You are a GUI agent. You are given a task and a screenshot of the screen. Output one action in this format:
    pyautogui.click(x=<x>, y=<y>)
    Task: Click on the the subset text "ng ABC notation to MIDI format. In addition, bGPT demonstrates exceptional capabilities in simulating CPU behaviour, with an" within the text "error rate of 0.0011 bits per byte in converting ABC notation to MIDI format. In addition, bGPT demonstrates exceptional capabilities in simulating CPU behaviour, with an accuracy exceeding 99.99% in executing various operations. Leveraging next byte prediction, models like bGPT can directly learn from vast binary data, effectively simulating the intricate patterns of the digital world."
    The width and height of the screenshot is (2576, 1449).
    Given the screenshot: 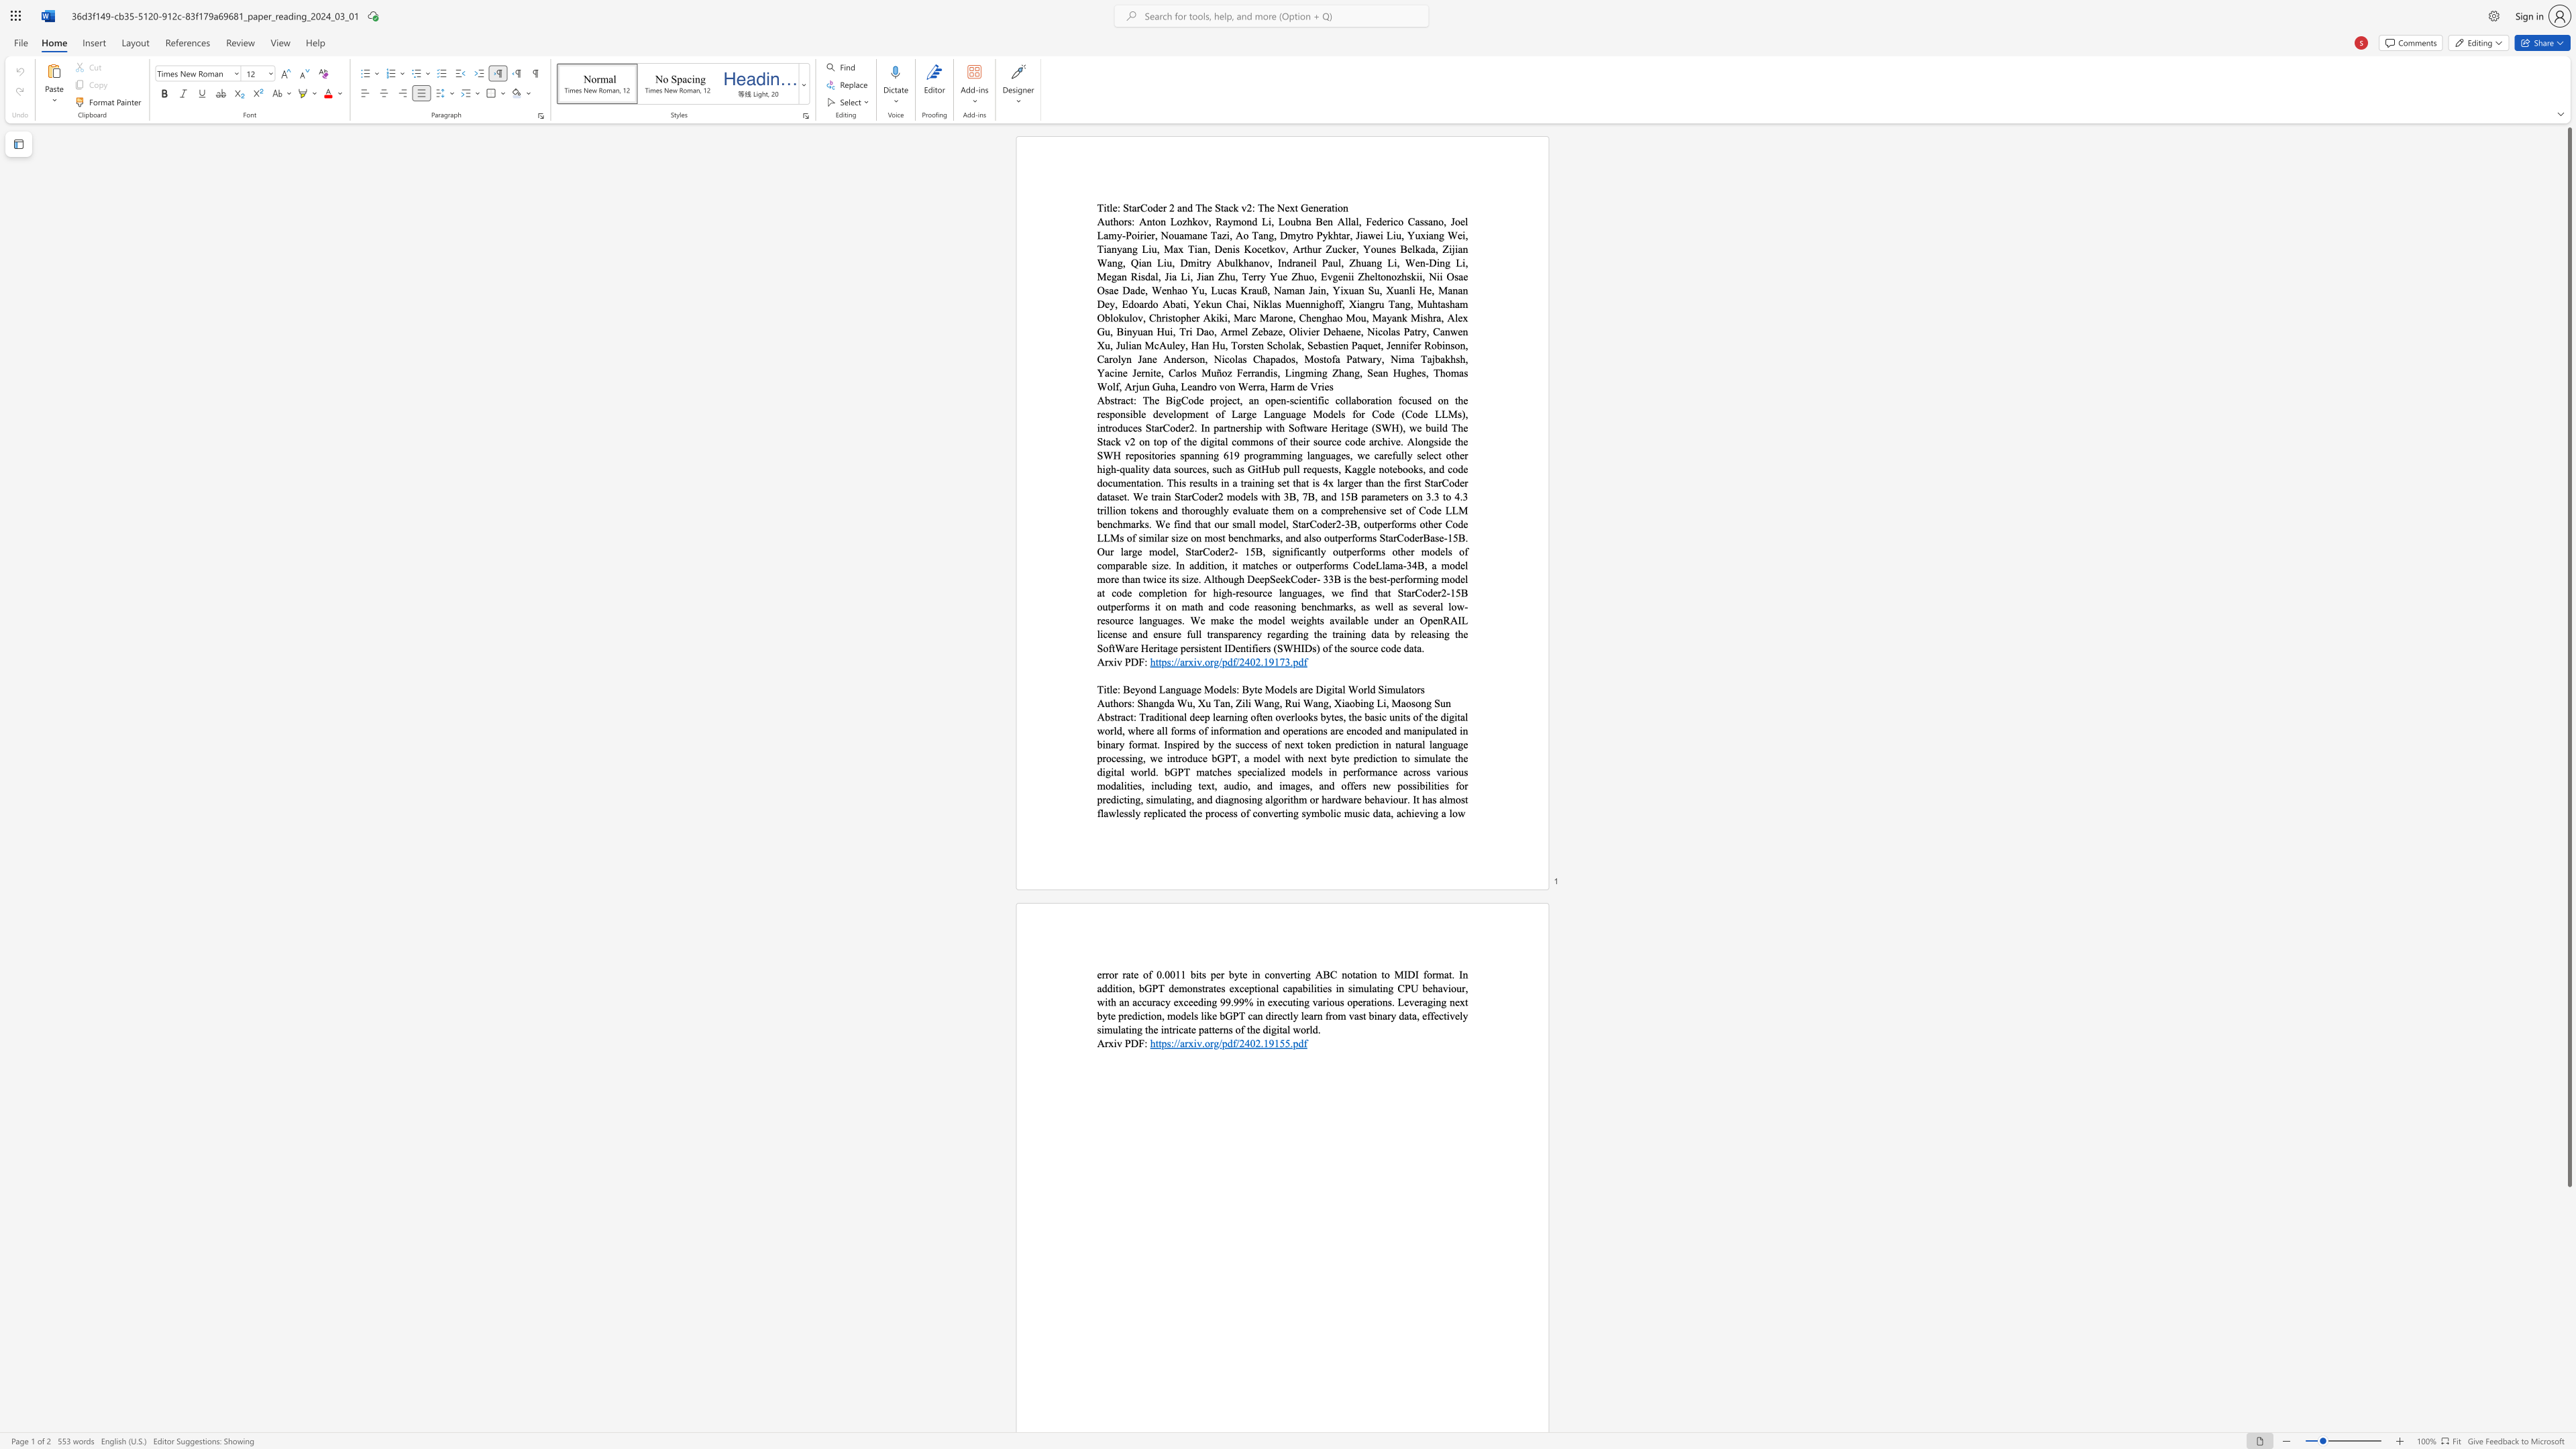 What is the action you would take?
    pyautogui.click(x=1299, y=974)
    